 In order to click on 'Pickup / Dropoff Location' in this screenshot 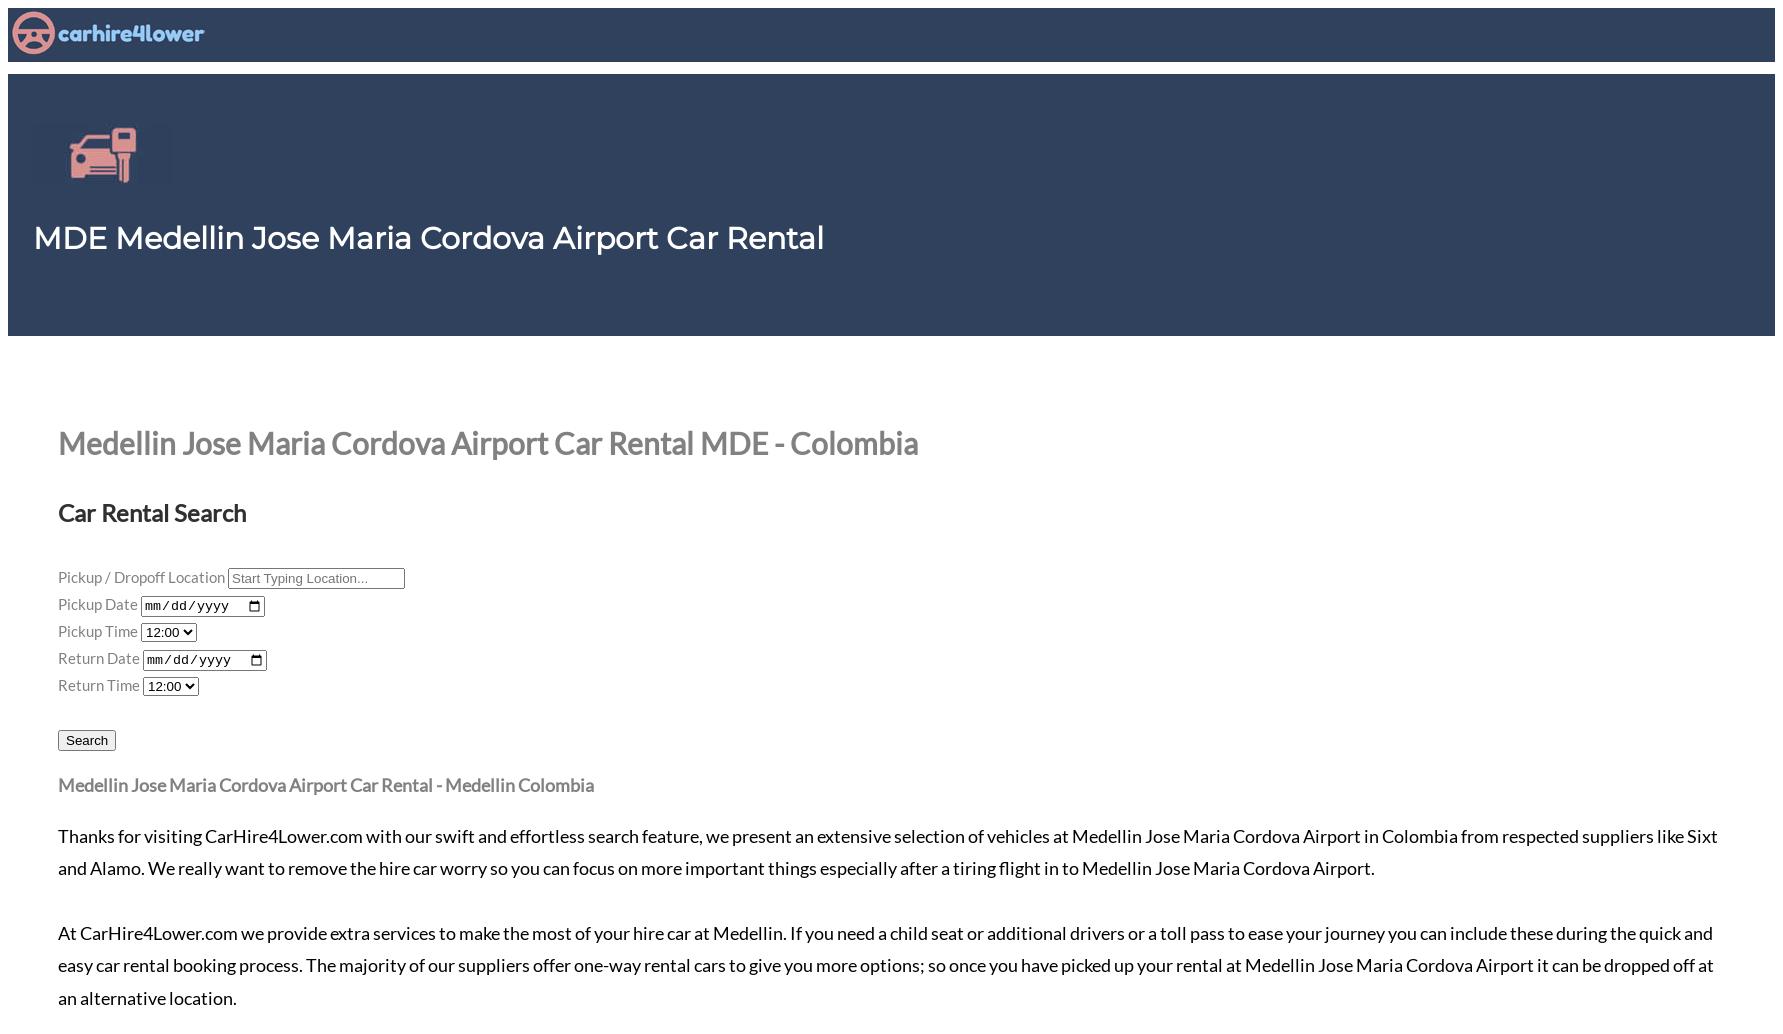, I will do `click(140, 576)`.